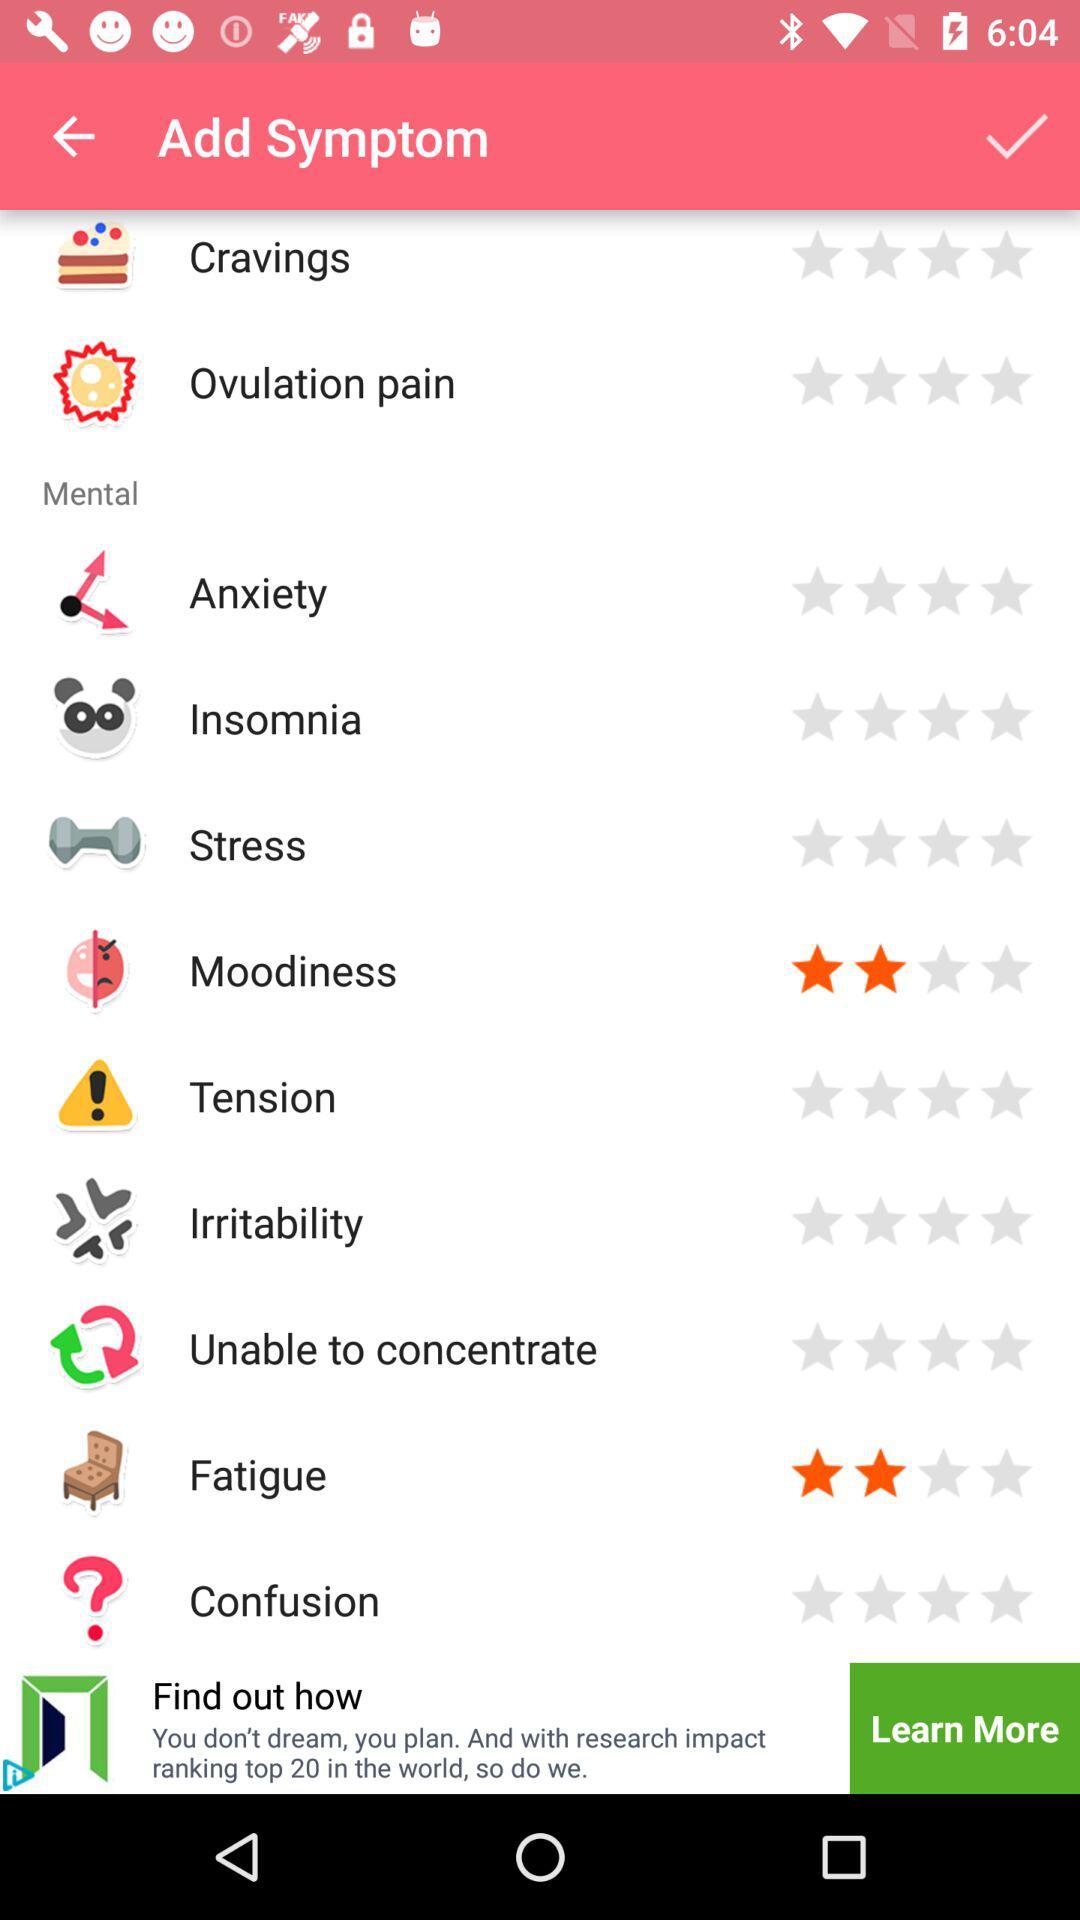  Describe the element at coordinates (1006, 969) in the screenshot. I see `rank moodiness four stars out of four` at that location.